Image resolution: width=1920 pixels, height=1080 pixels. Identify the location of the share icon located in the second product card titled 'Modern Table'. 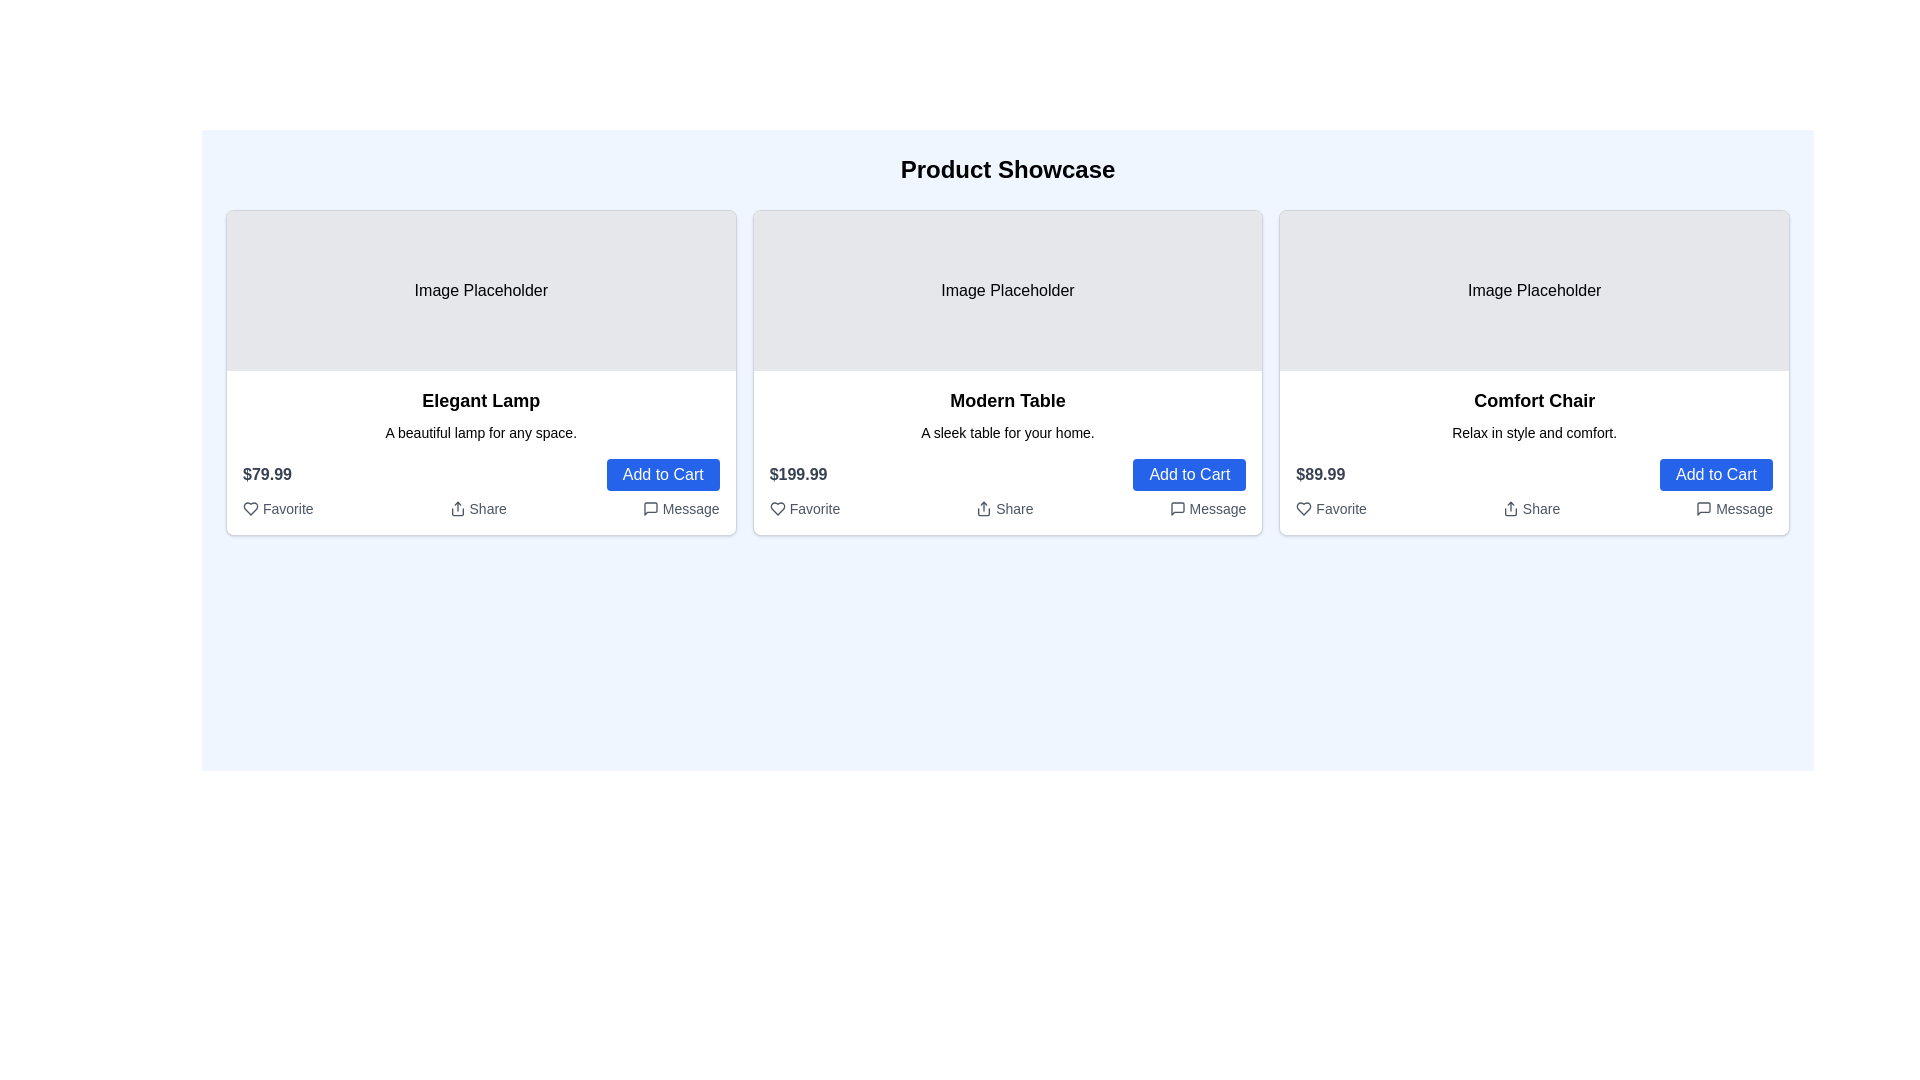
(984, 508).